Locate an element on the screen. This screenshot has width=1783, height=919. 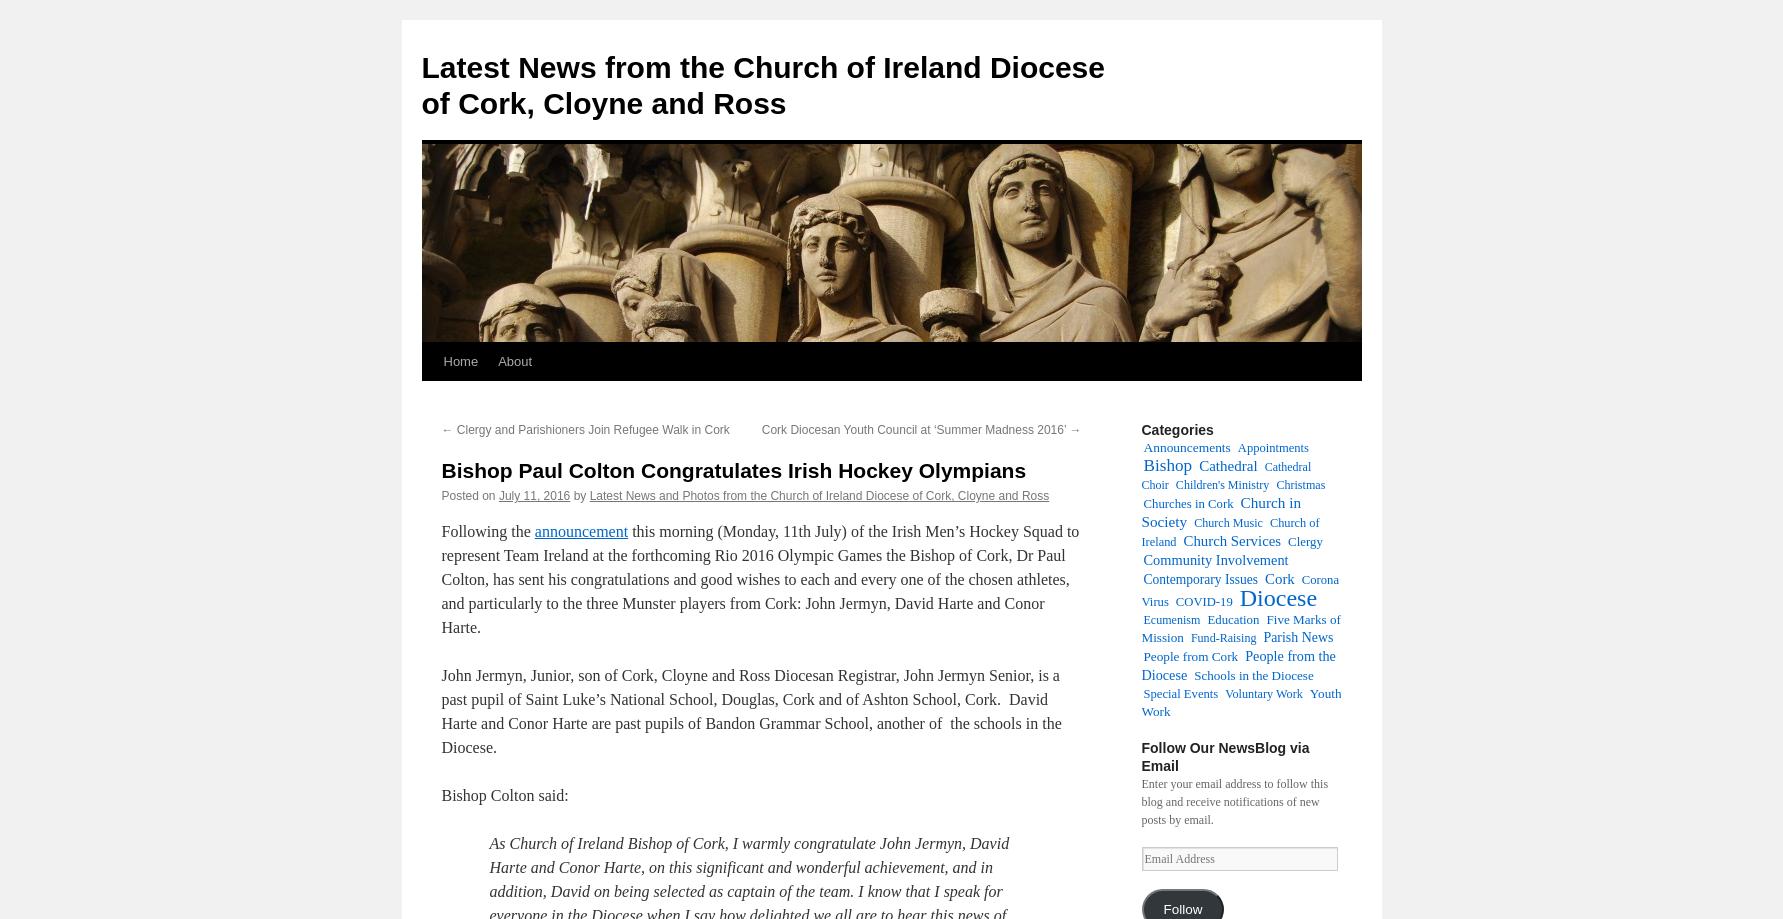
'Appointments' is located at coordinates (1272, 448).